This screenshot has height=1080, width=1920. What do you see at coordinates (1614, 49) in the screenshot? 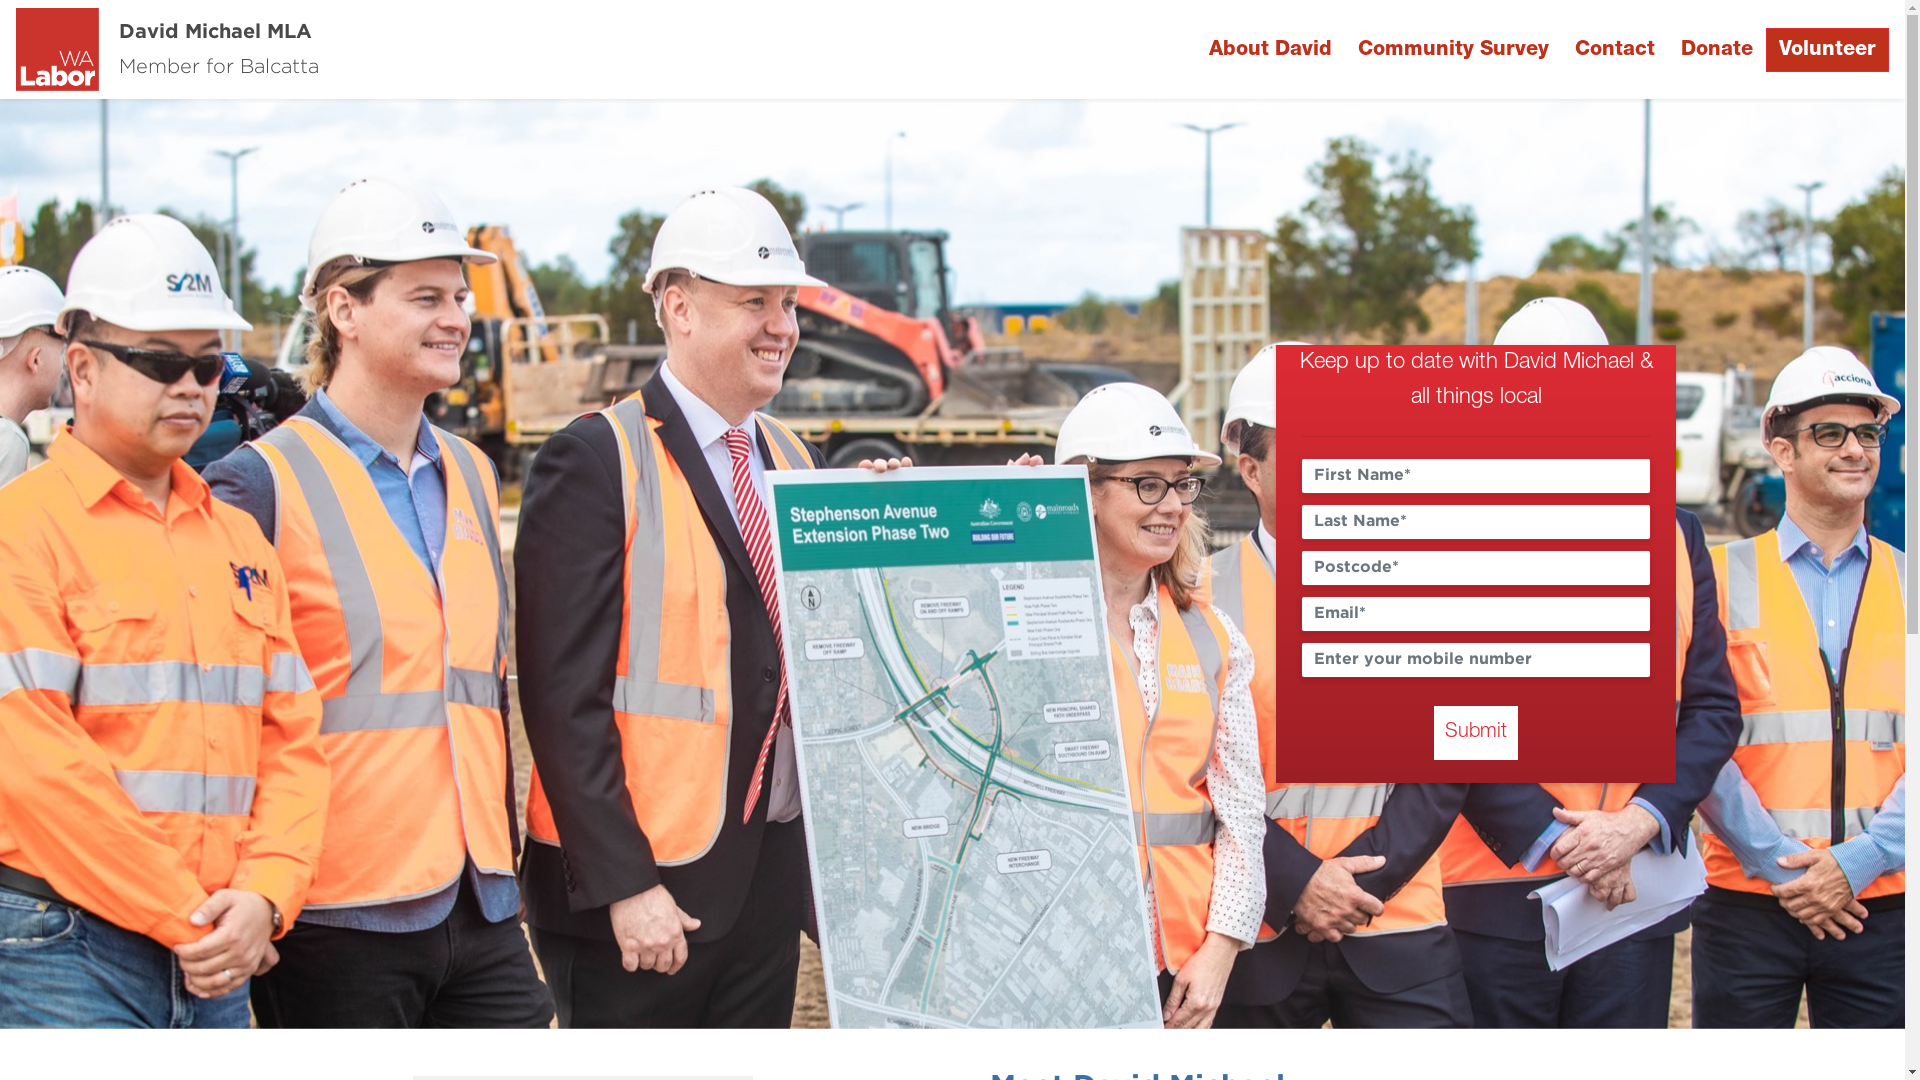
I see `'Contact'` at bounding box center [1614, 49].